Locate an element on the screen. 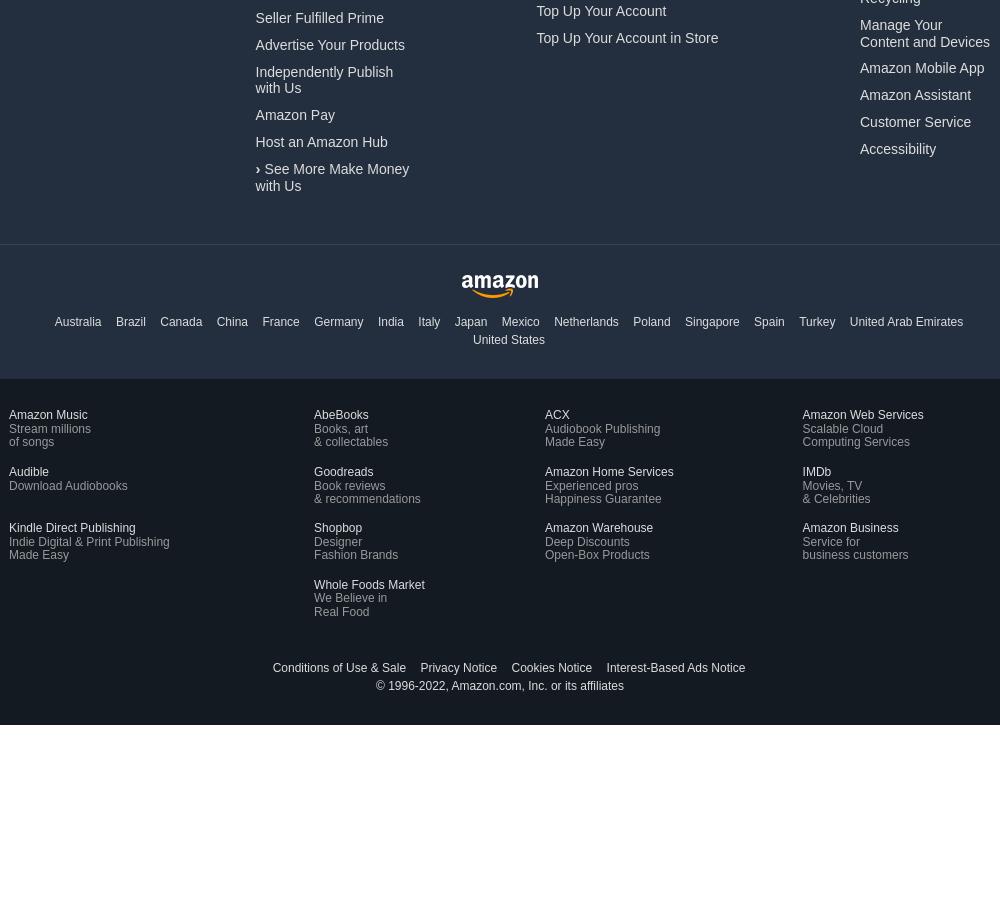 Image resolution: width=1000 pixels, height=922 pixels. 'Book reviews' is located at coordinates (348, 484).